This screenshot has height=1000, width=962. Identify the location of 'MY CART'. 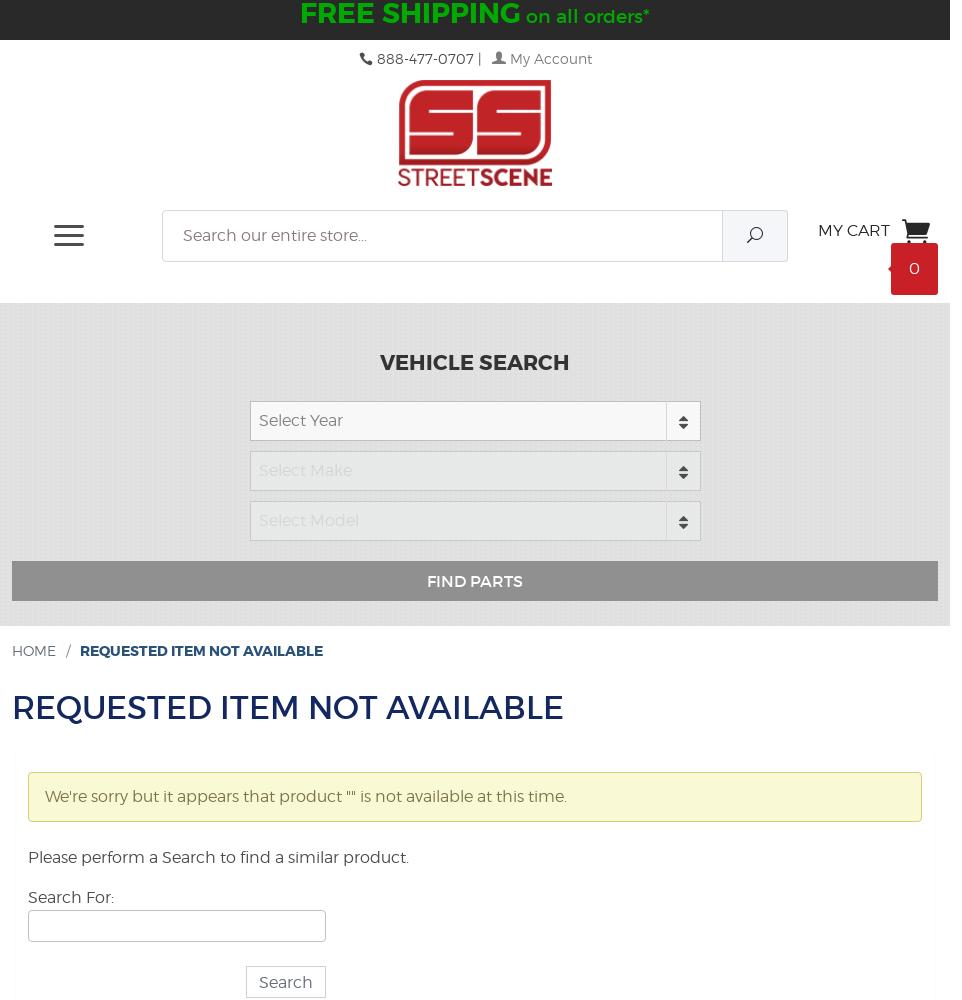
(853, 229).